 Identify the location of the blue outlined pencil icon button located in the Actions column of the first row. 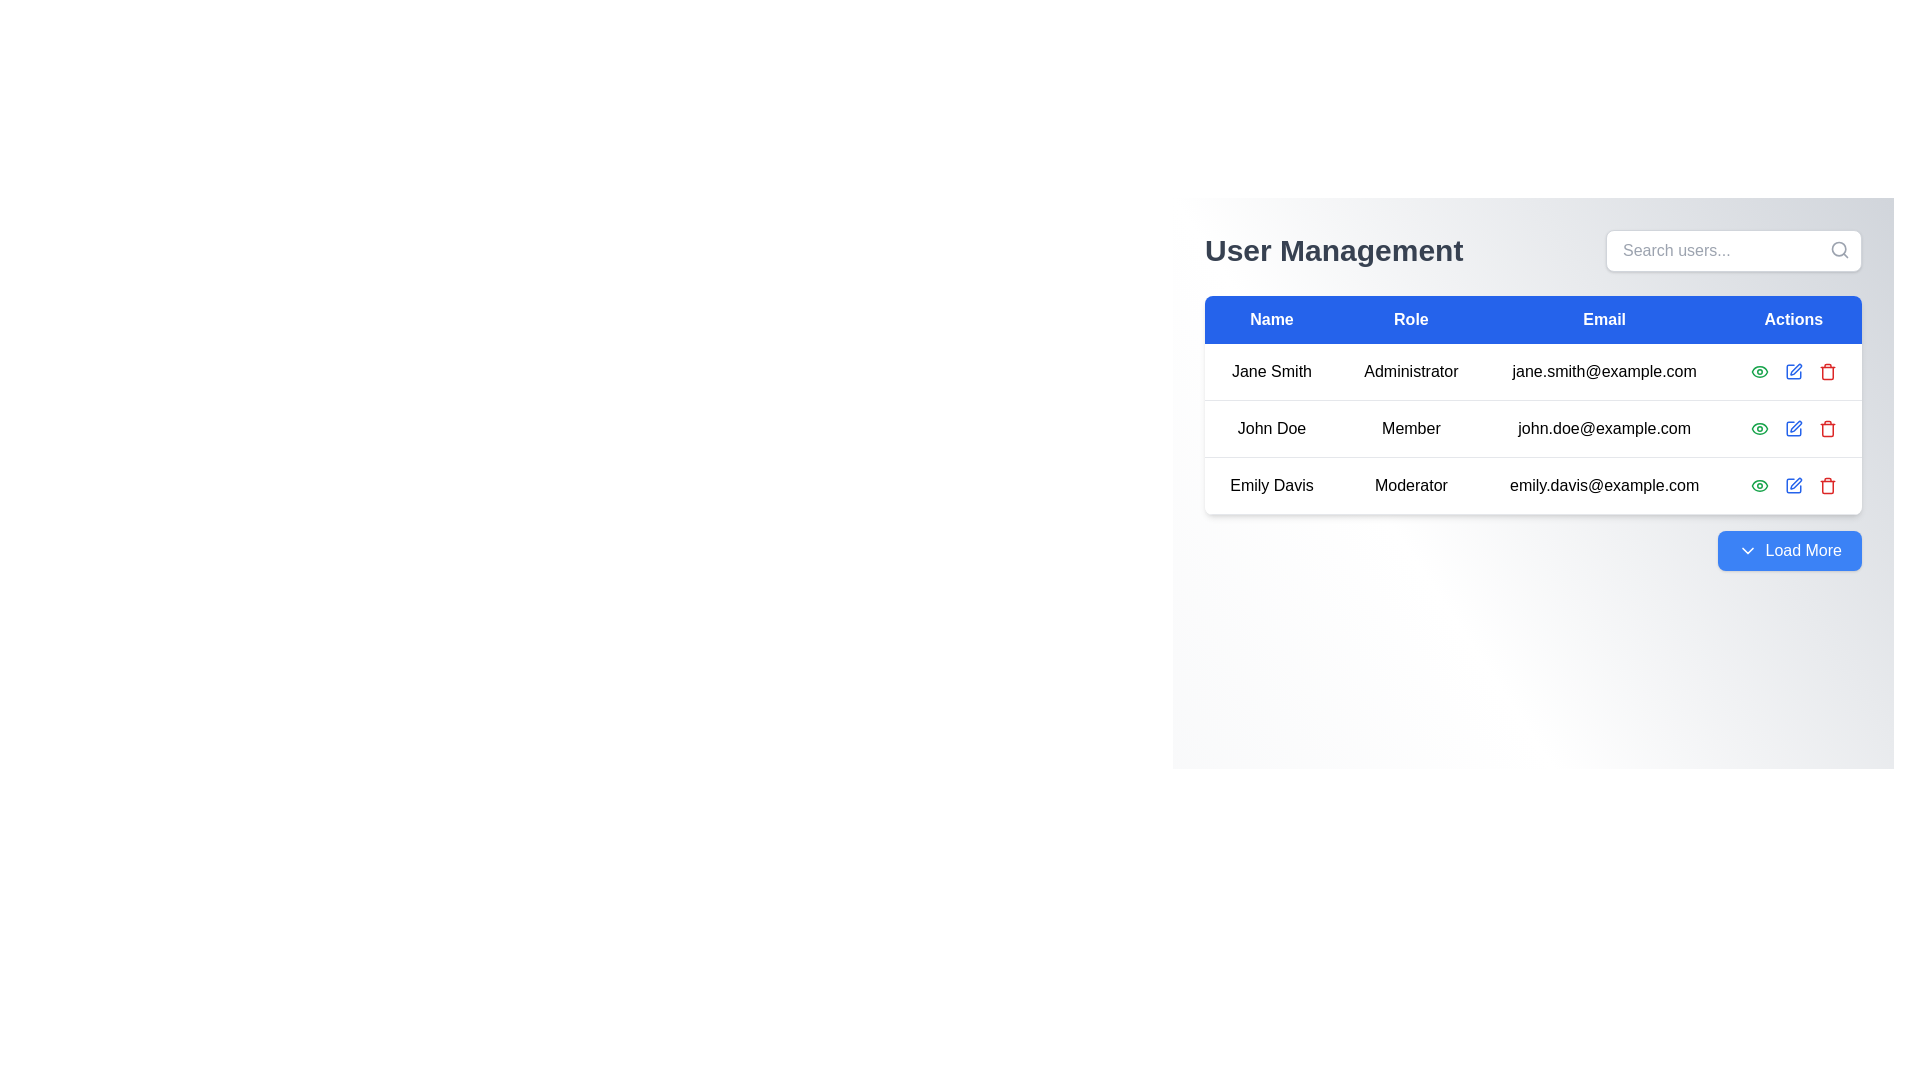
(1793, 371).